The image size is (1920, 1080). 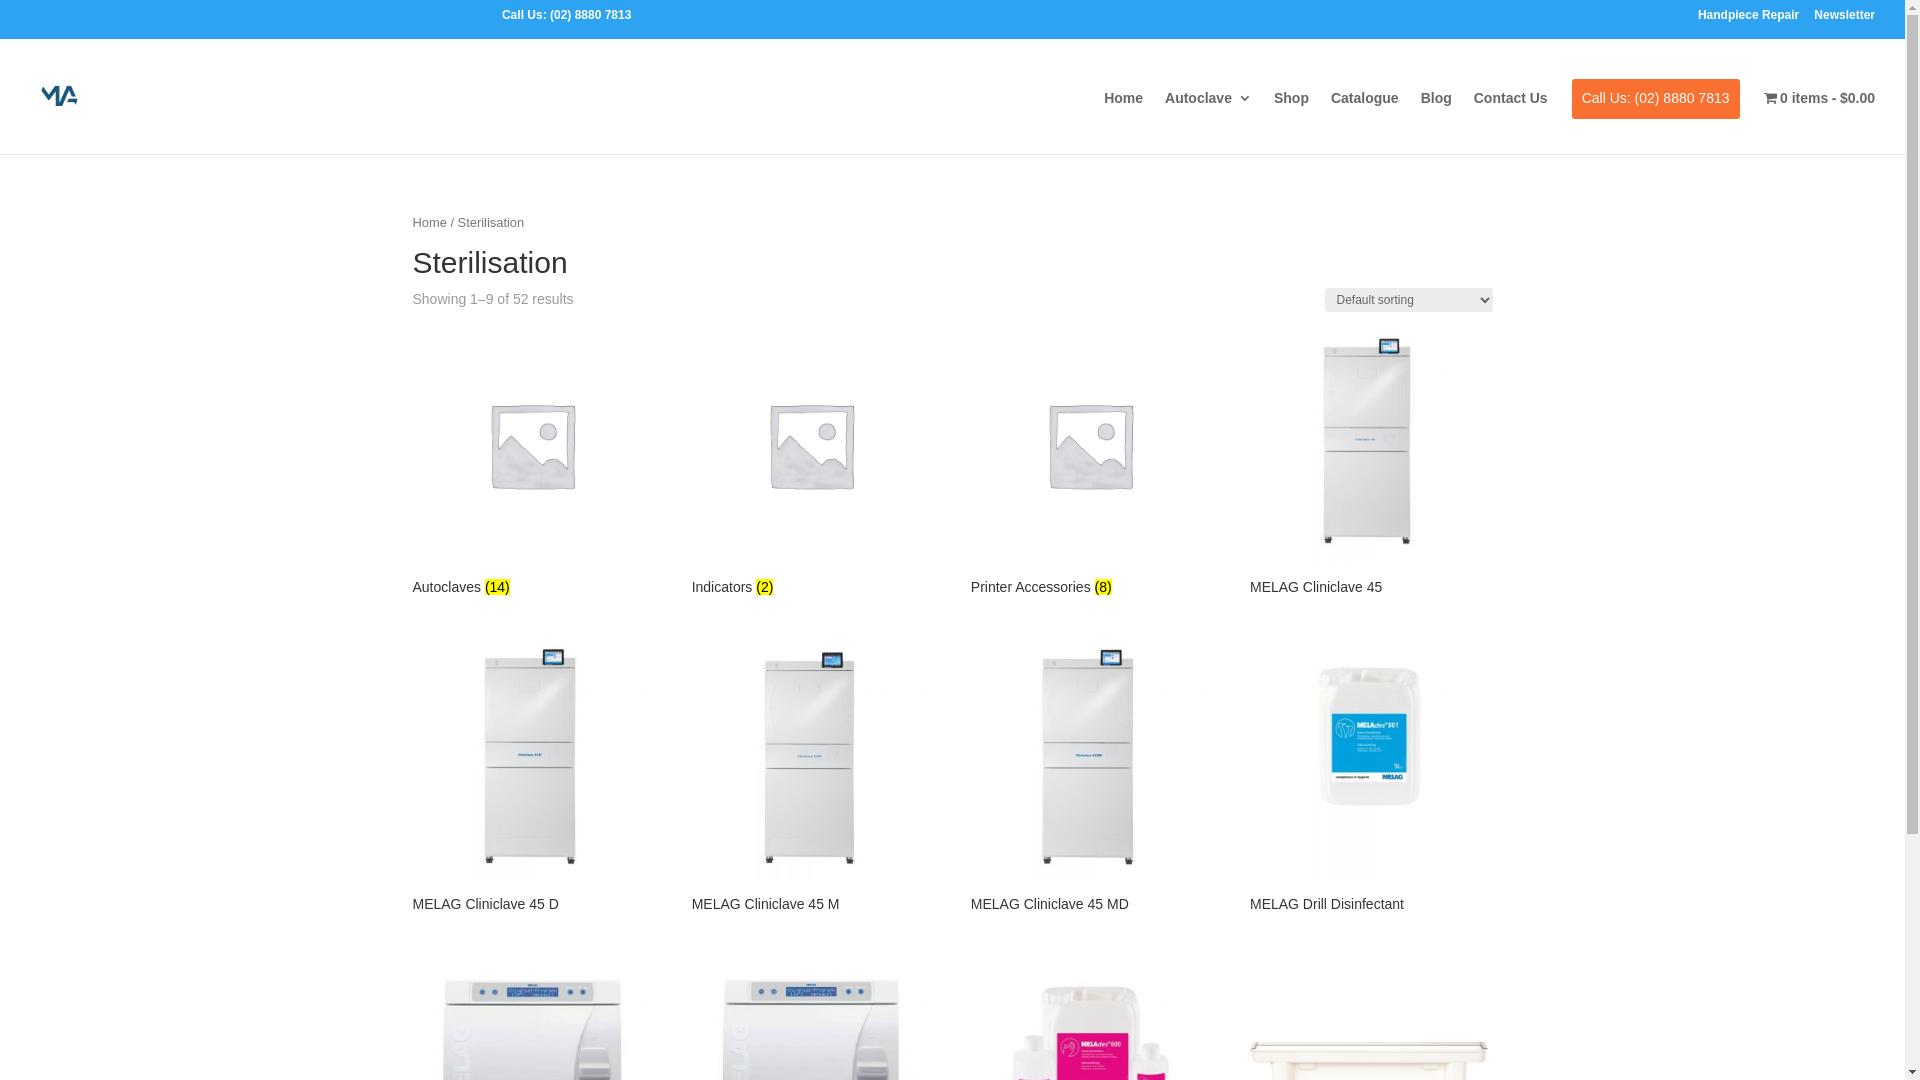 What do you see at coordinates (1330, 114) in the screenshot?
I see `'Catalogue'` at bounding box center [1330, 114].